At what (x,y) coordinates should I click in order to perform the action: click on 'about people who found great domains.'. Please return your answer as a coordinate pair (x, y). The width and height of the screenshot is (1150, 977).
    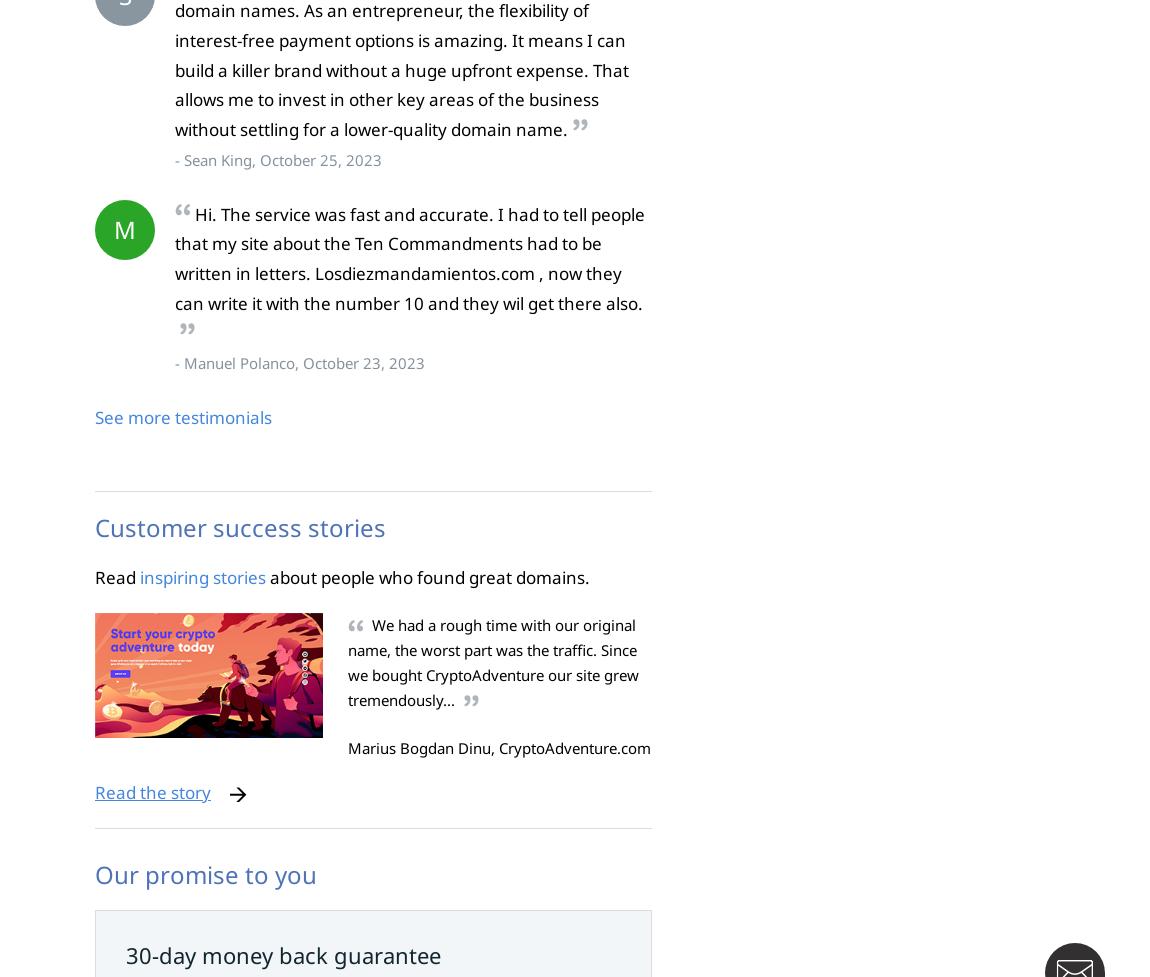
    Looking at the image, I should click on (428, 576).